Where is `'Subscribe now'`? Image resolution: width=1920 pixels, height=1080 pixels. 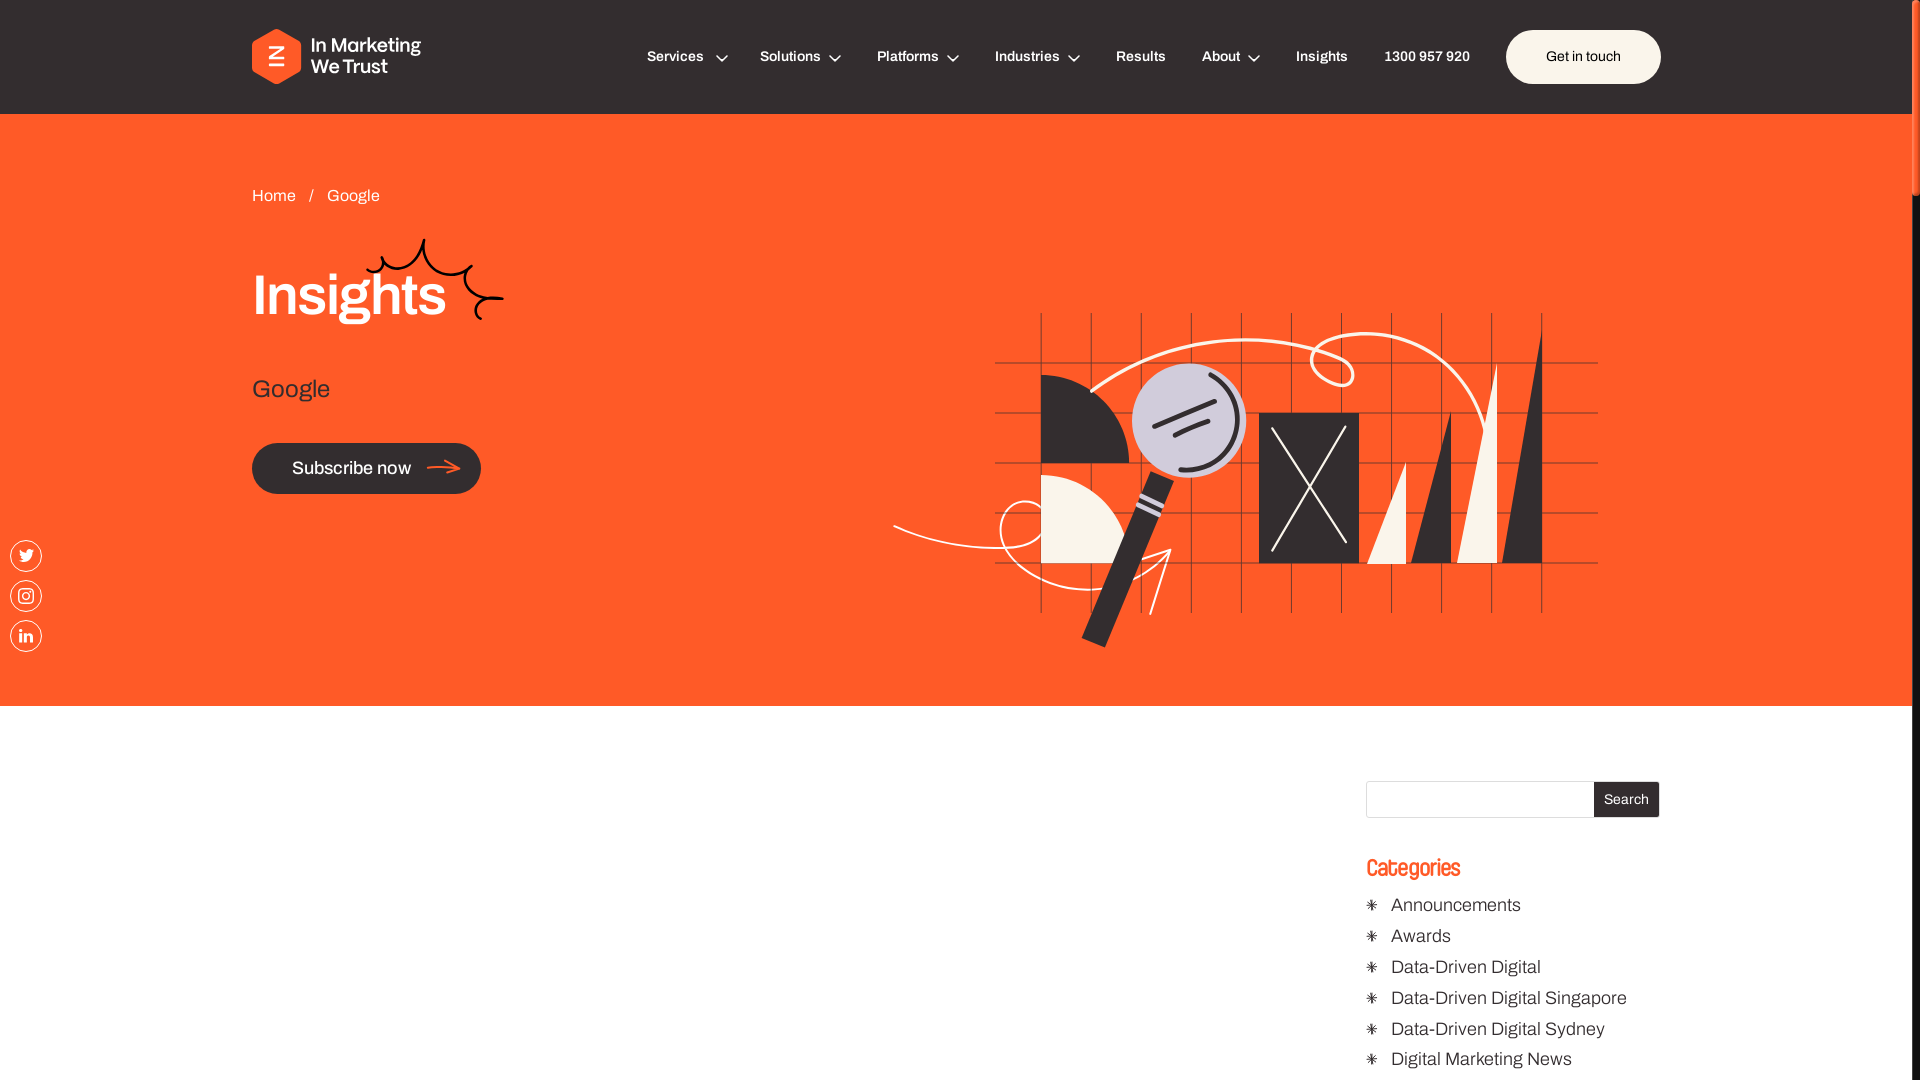 'Subscribe now' is located at coordinates (366, 468).